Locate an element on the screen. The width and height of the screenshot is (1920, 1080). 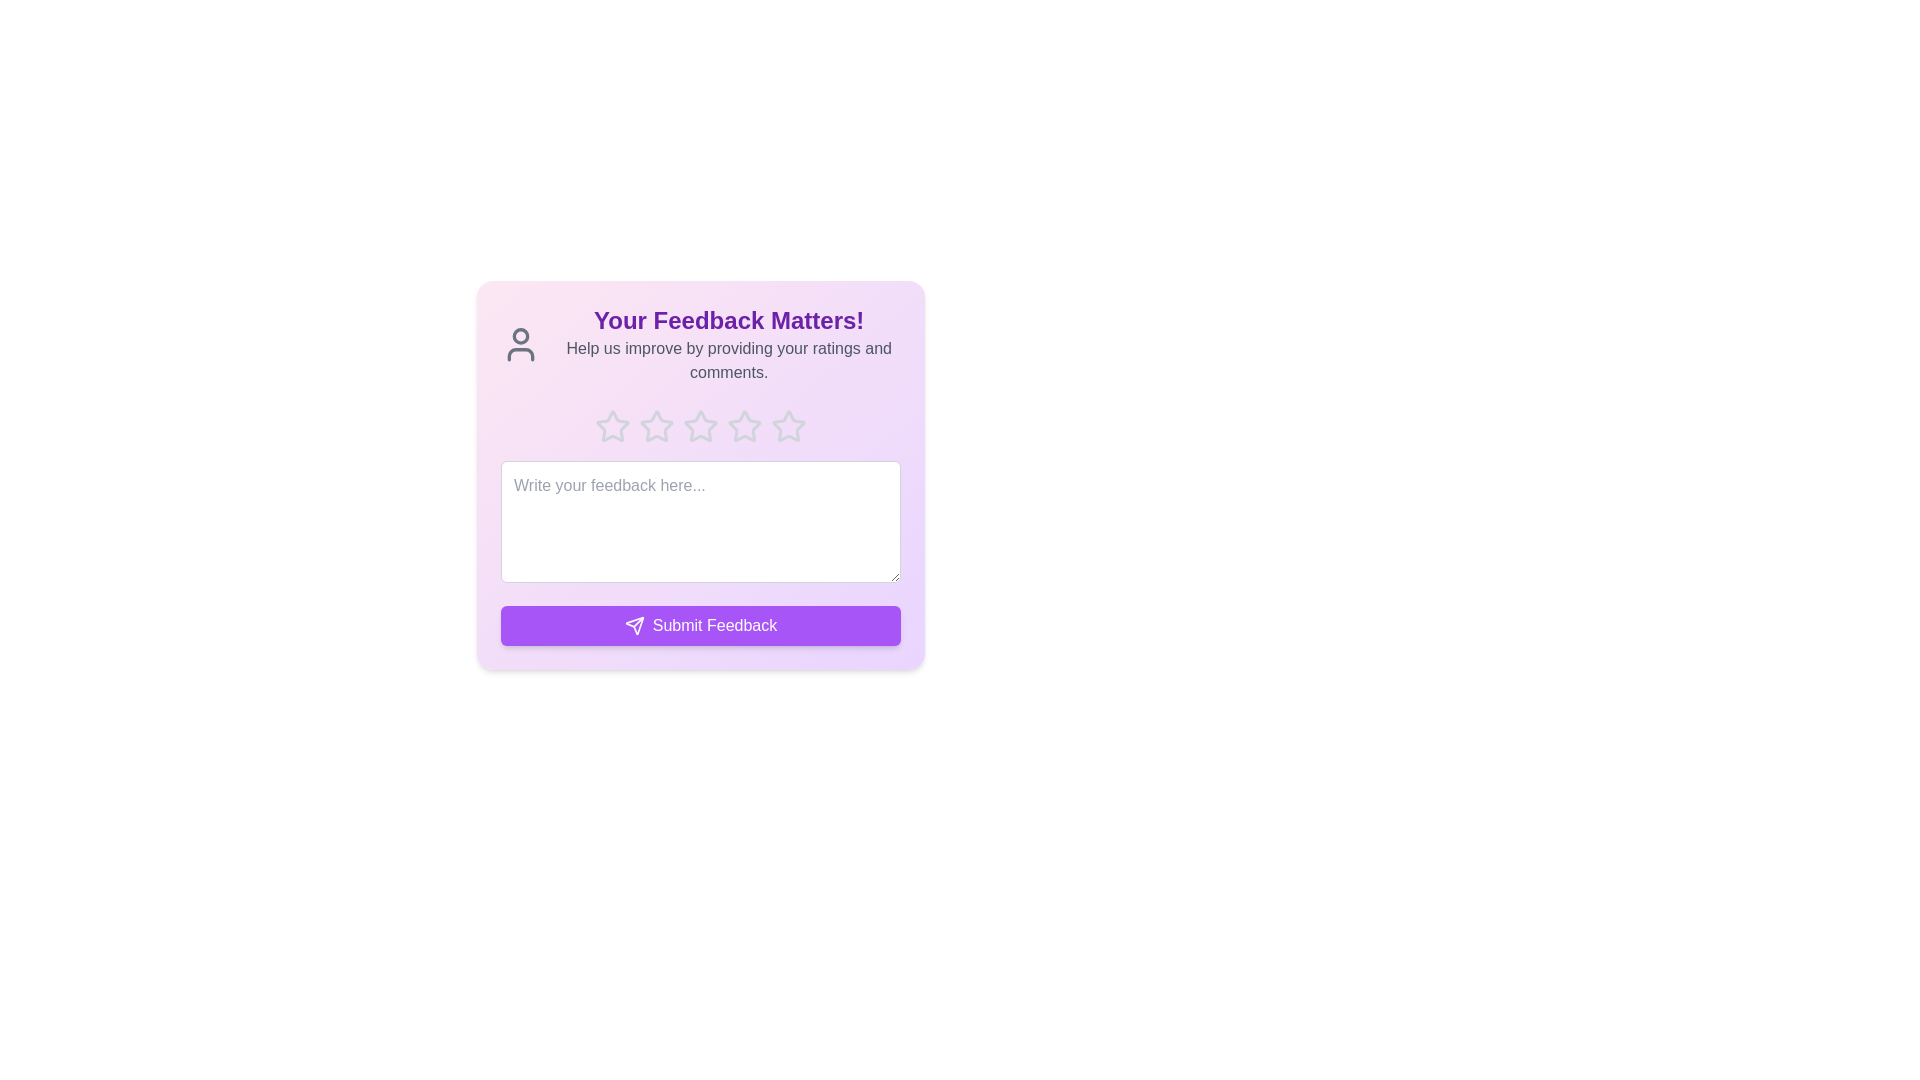
the star corresponding to the desired rating 2 is located at coordinates (657, 426).